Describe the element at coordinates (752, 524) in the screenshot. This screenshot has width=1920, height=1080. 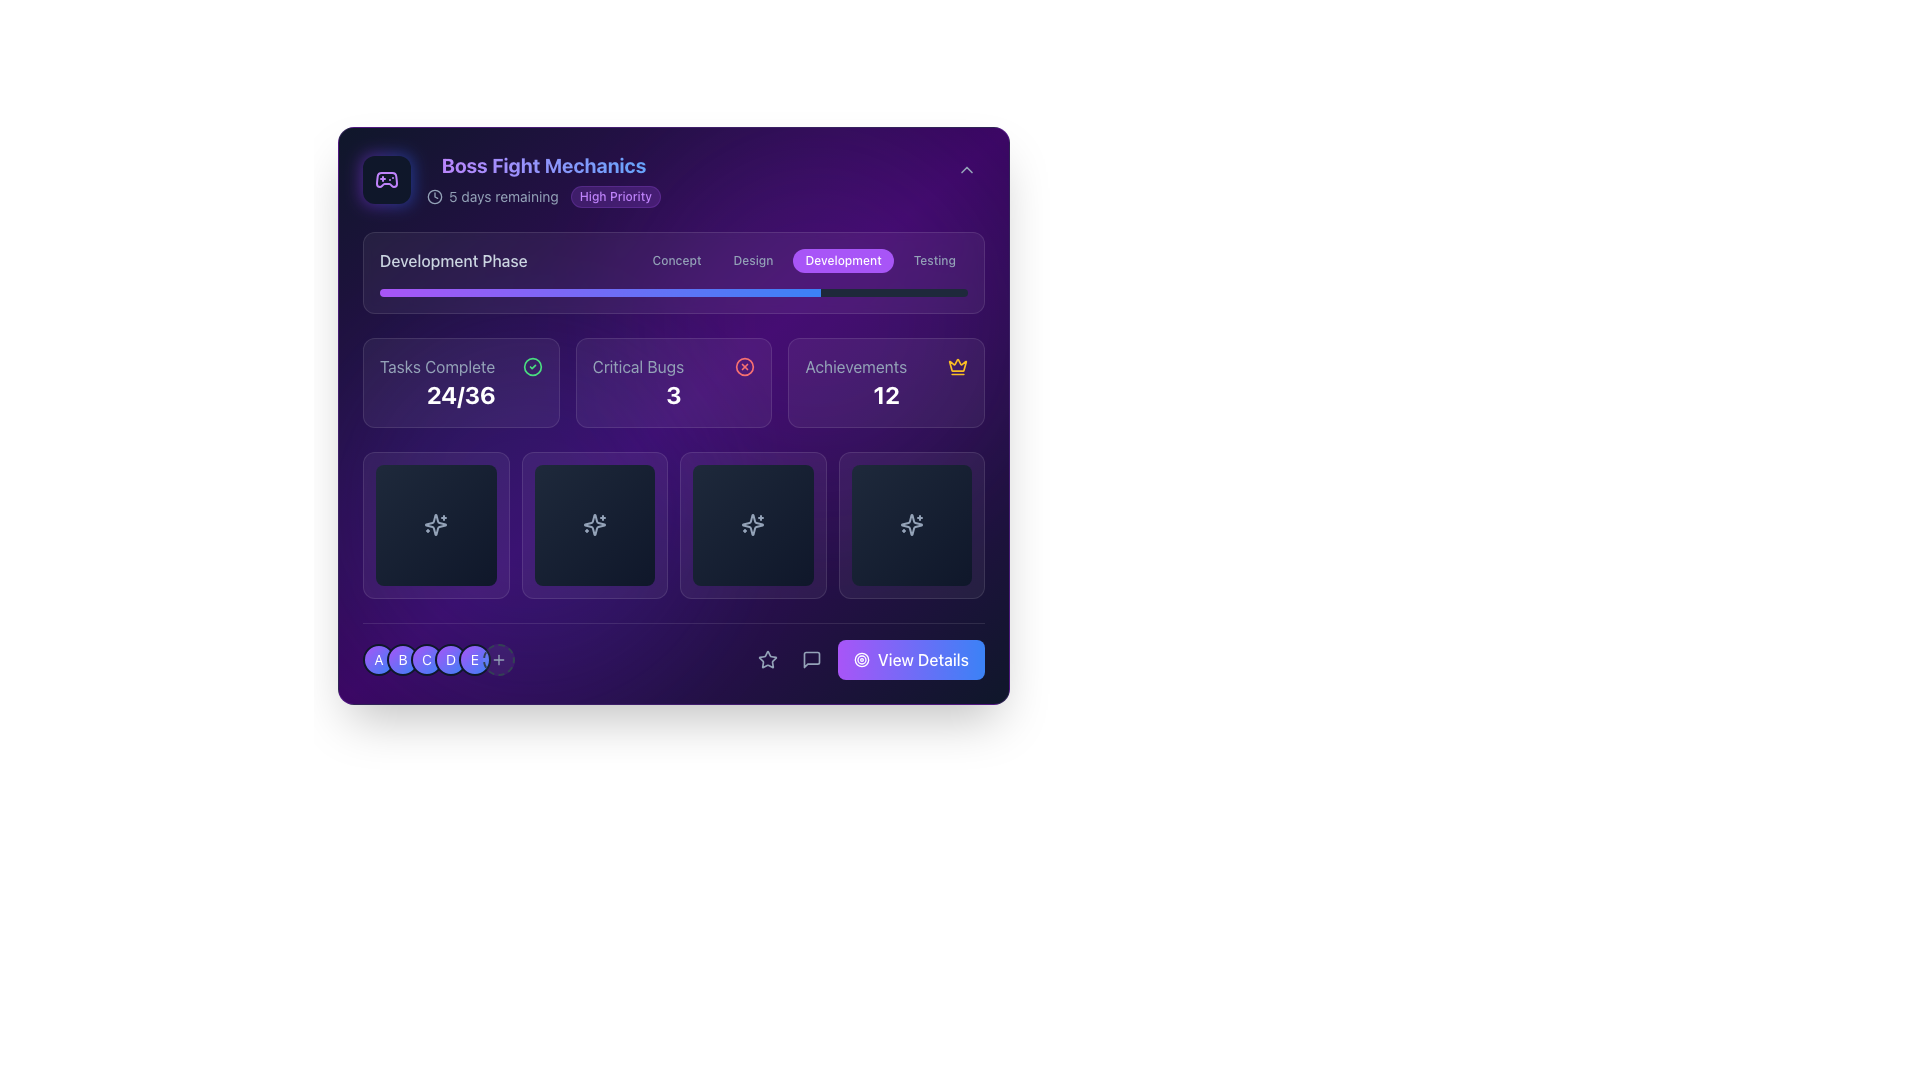
I see `the four-pointed star icon with sparkles that changes color when hovered, located in the third position of the icon grid at the bottom of the main card interface` at that location.